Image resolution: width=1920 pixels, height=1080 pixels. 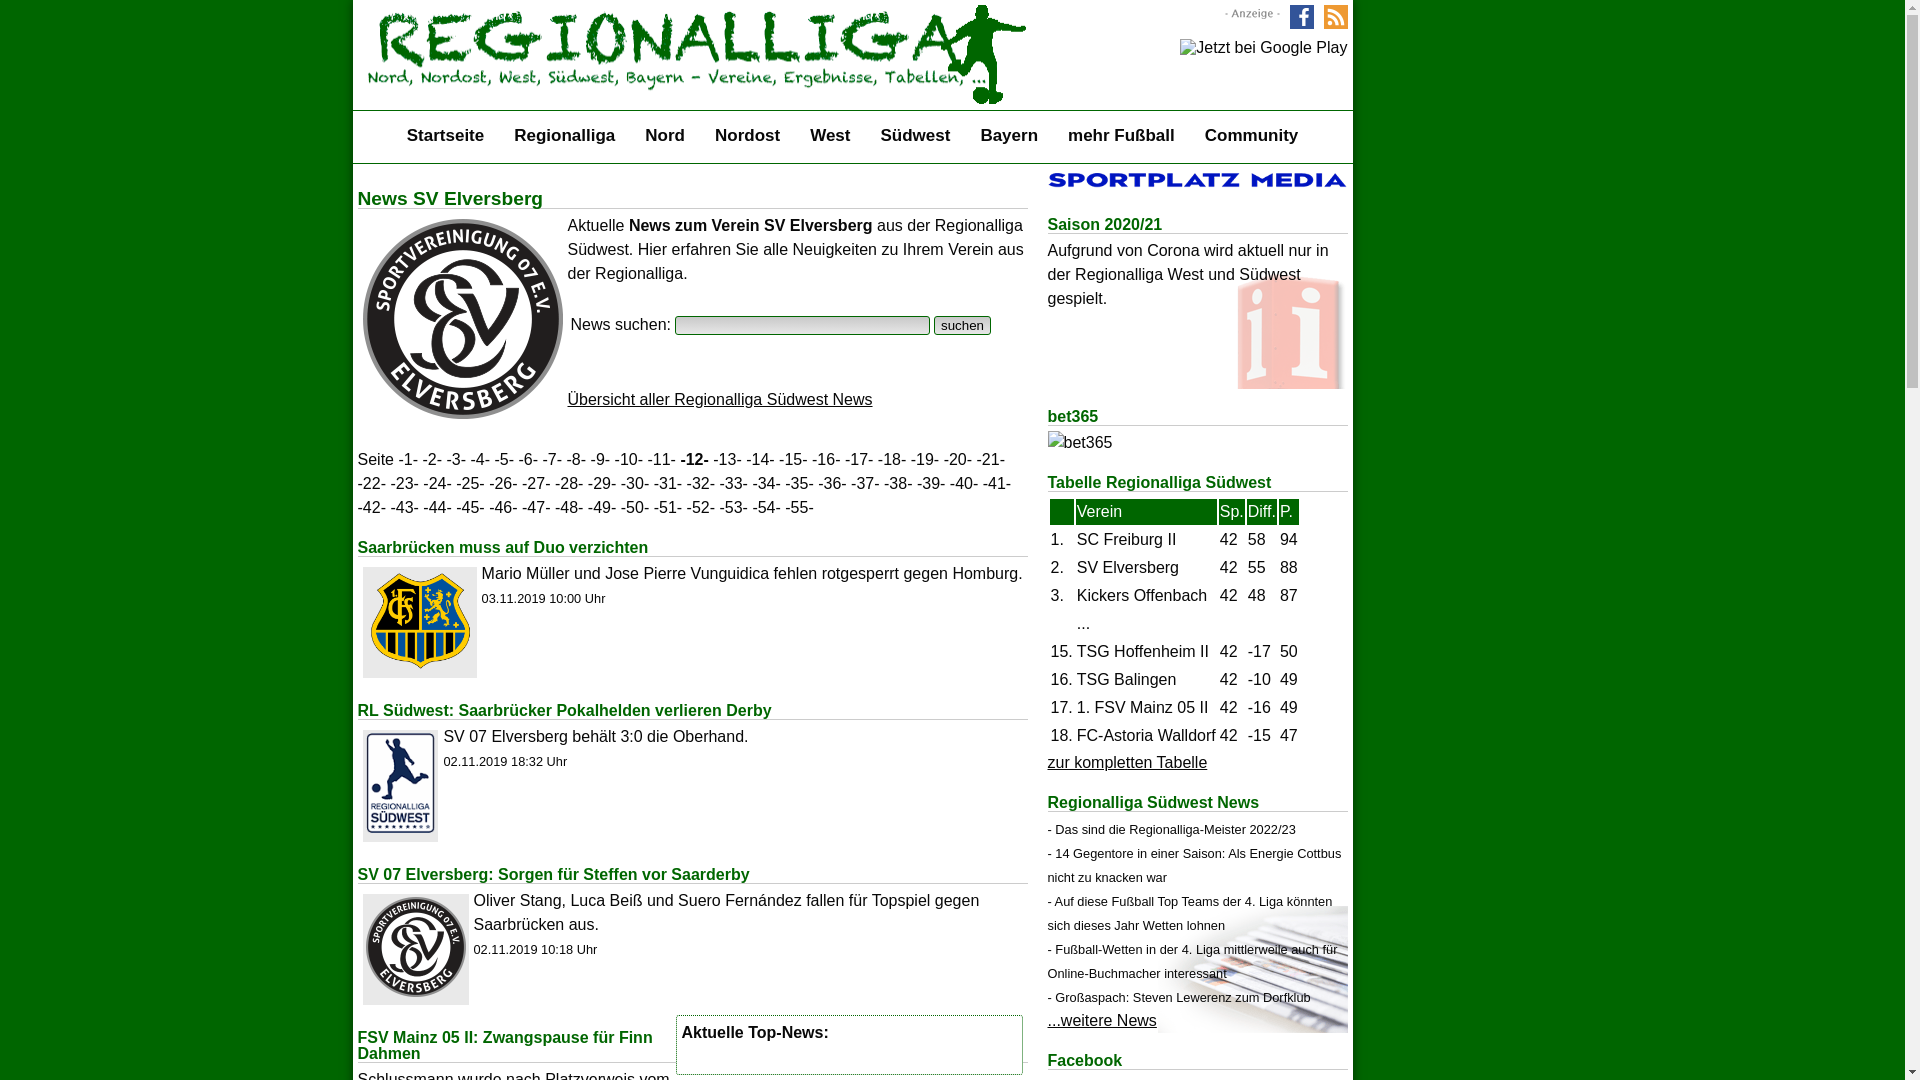 What do you see at coordinates (700, 483) in the screenshot?
I see `'-32-'` at bounding box center [700, 483].